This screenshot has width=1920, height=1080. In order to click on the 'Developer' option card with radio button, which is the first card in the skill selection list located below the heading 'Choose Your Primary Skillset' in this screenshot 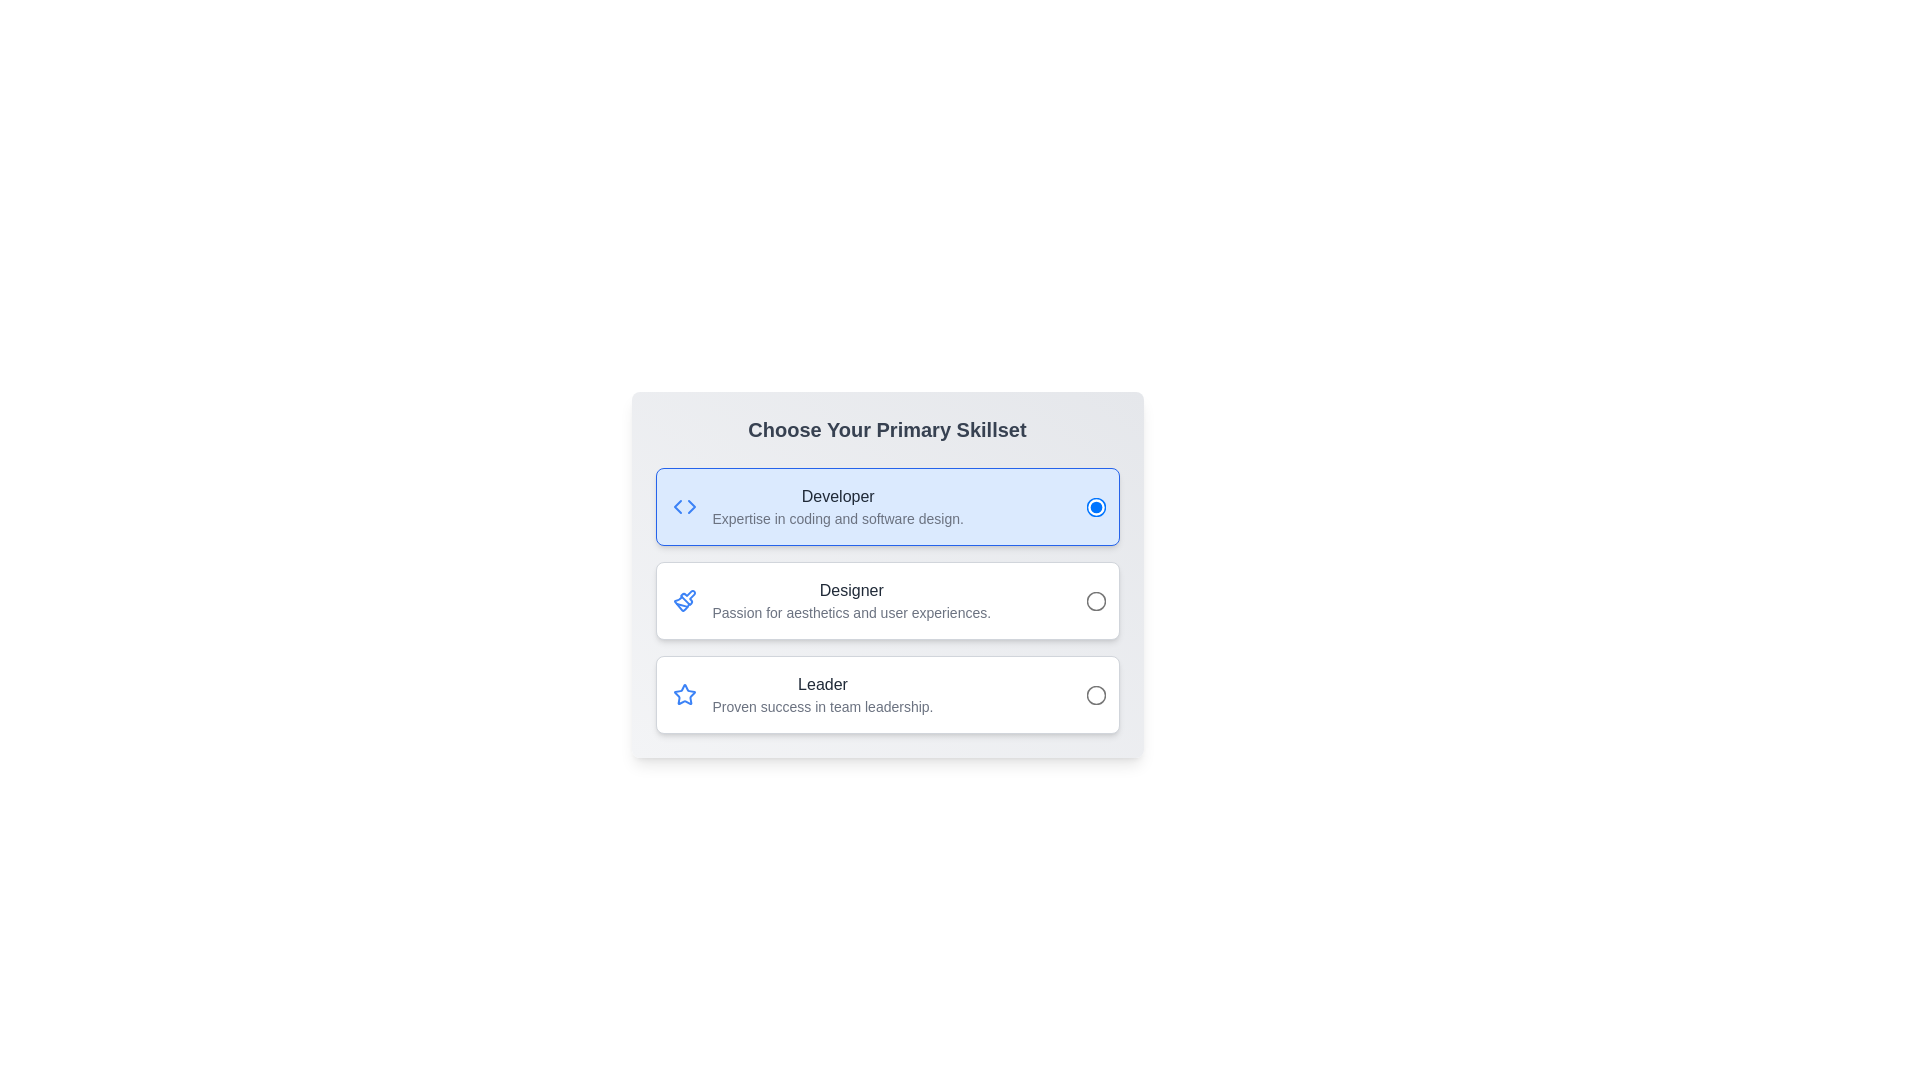, I will do `click(886, 505)`.